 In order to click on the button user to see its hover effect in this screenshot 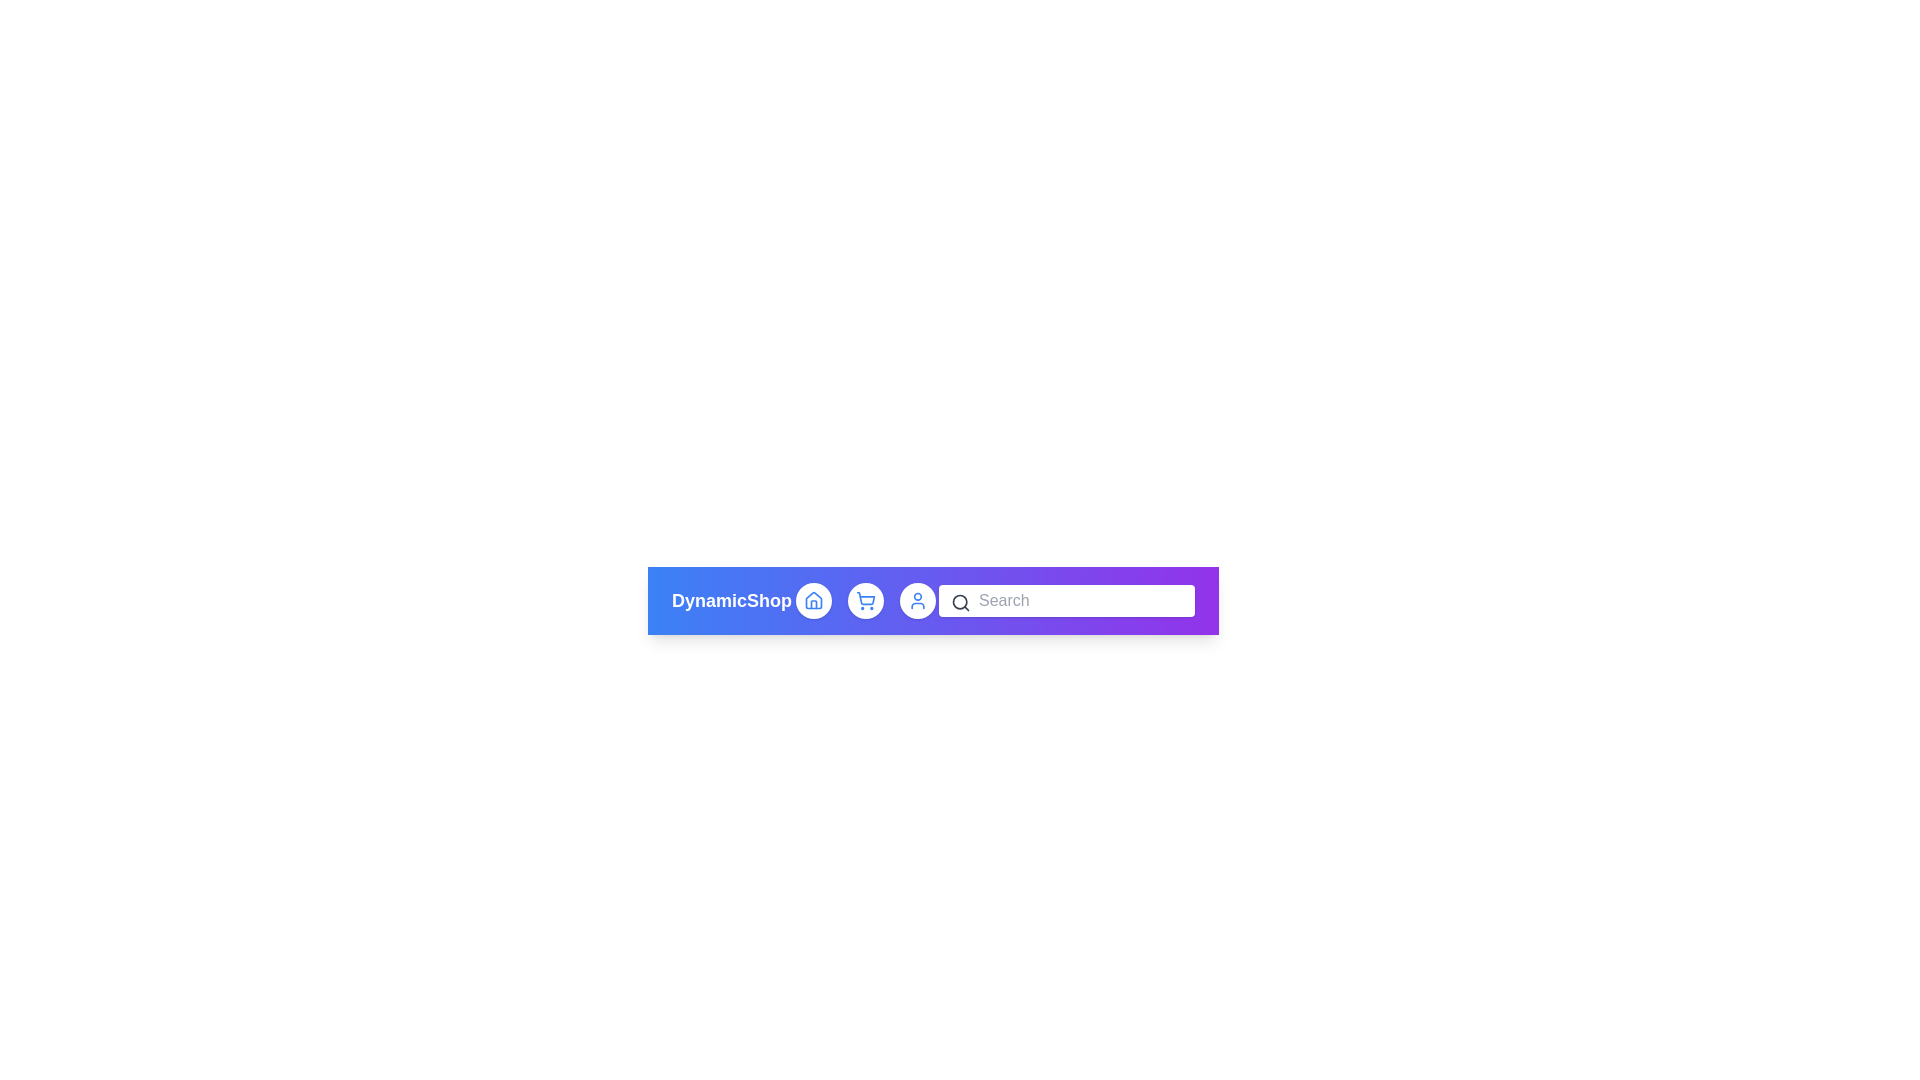, I will do `click(916, 600)`.